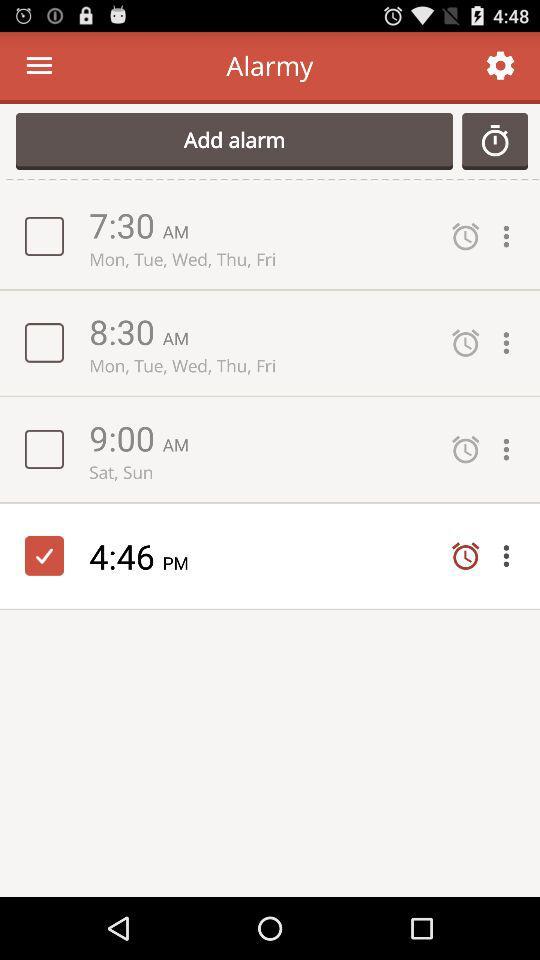 This screenshot has height=960, width=540. I want to click on 9:00 icon, so click(125, 437).